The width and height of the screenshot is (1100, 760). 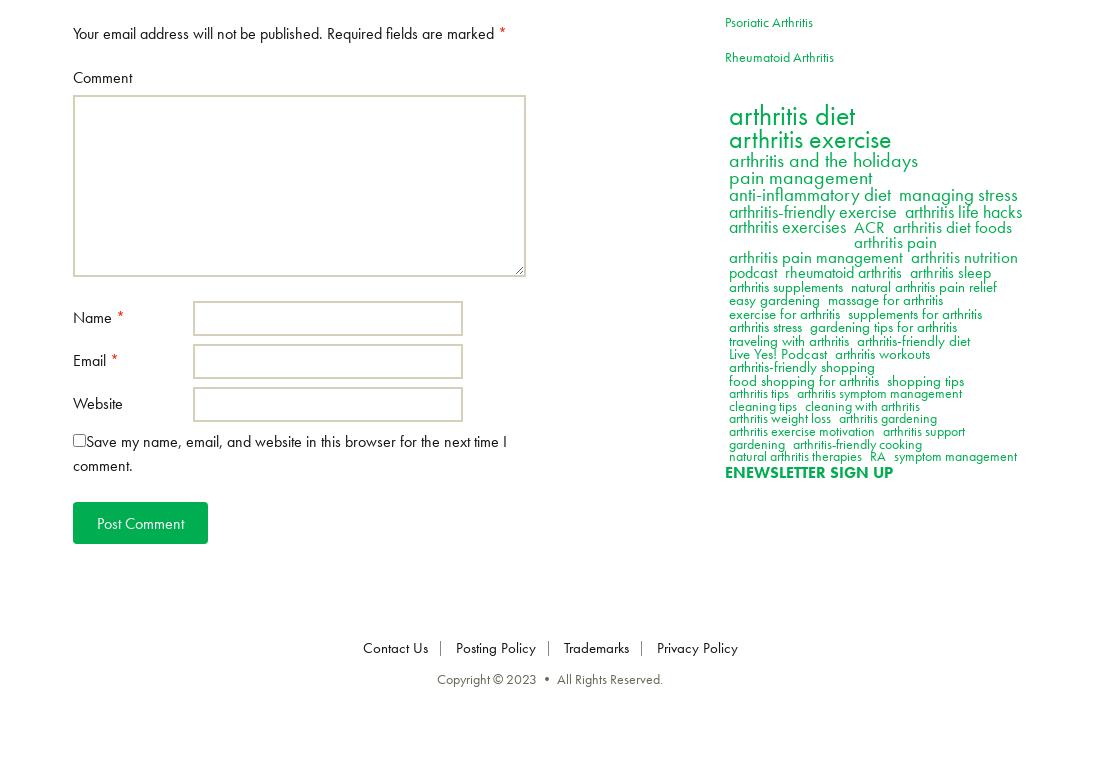 What do you see at coordinates (723, 20) in the screenshot?
I see `'Psoriatic Arthritis'` at bounding box center [723, 20].